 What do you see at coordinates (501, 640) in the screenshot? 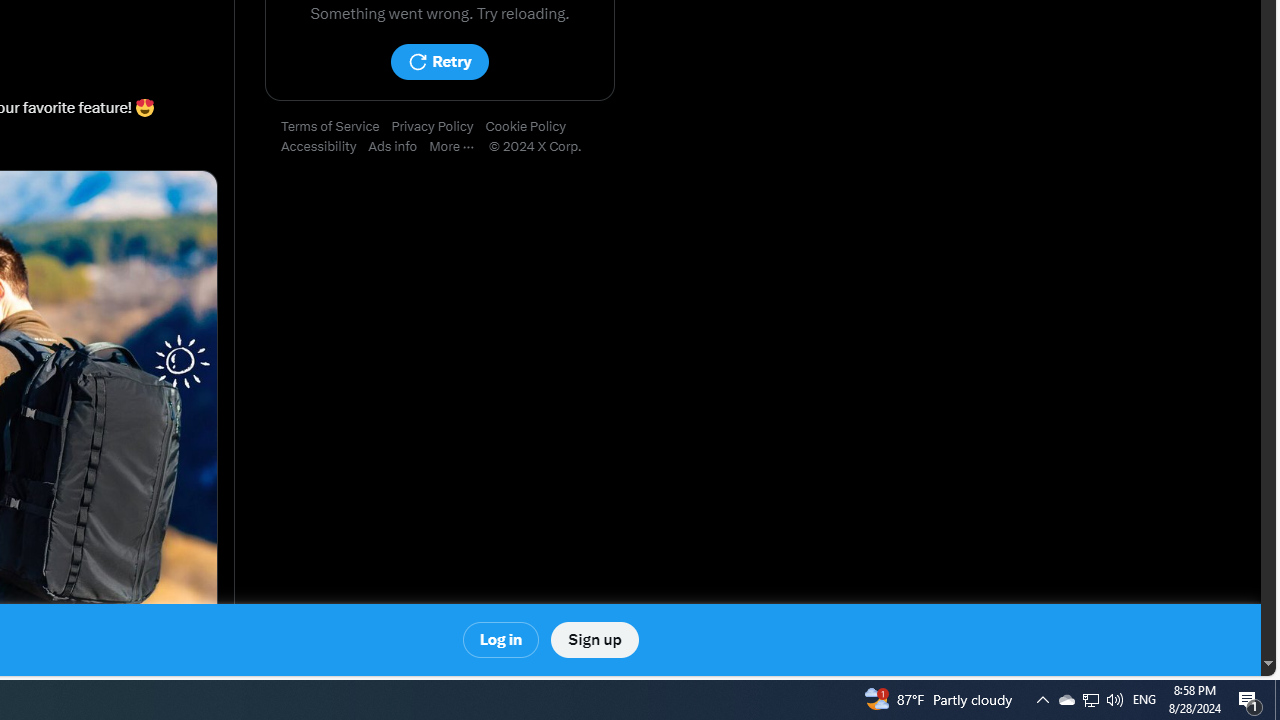
I see `'Log in'` at bounding box center [501, 640].